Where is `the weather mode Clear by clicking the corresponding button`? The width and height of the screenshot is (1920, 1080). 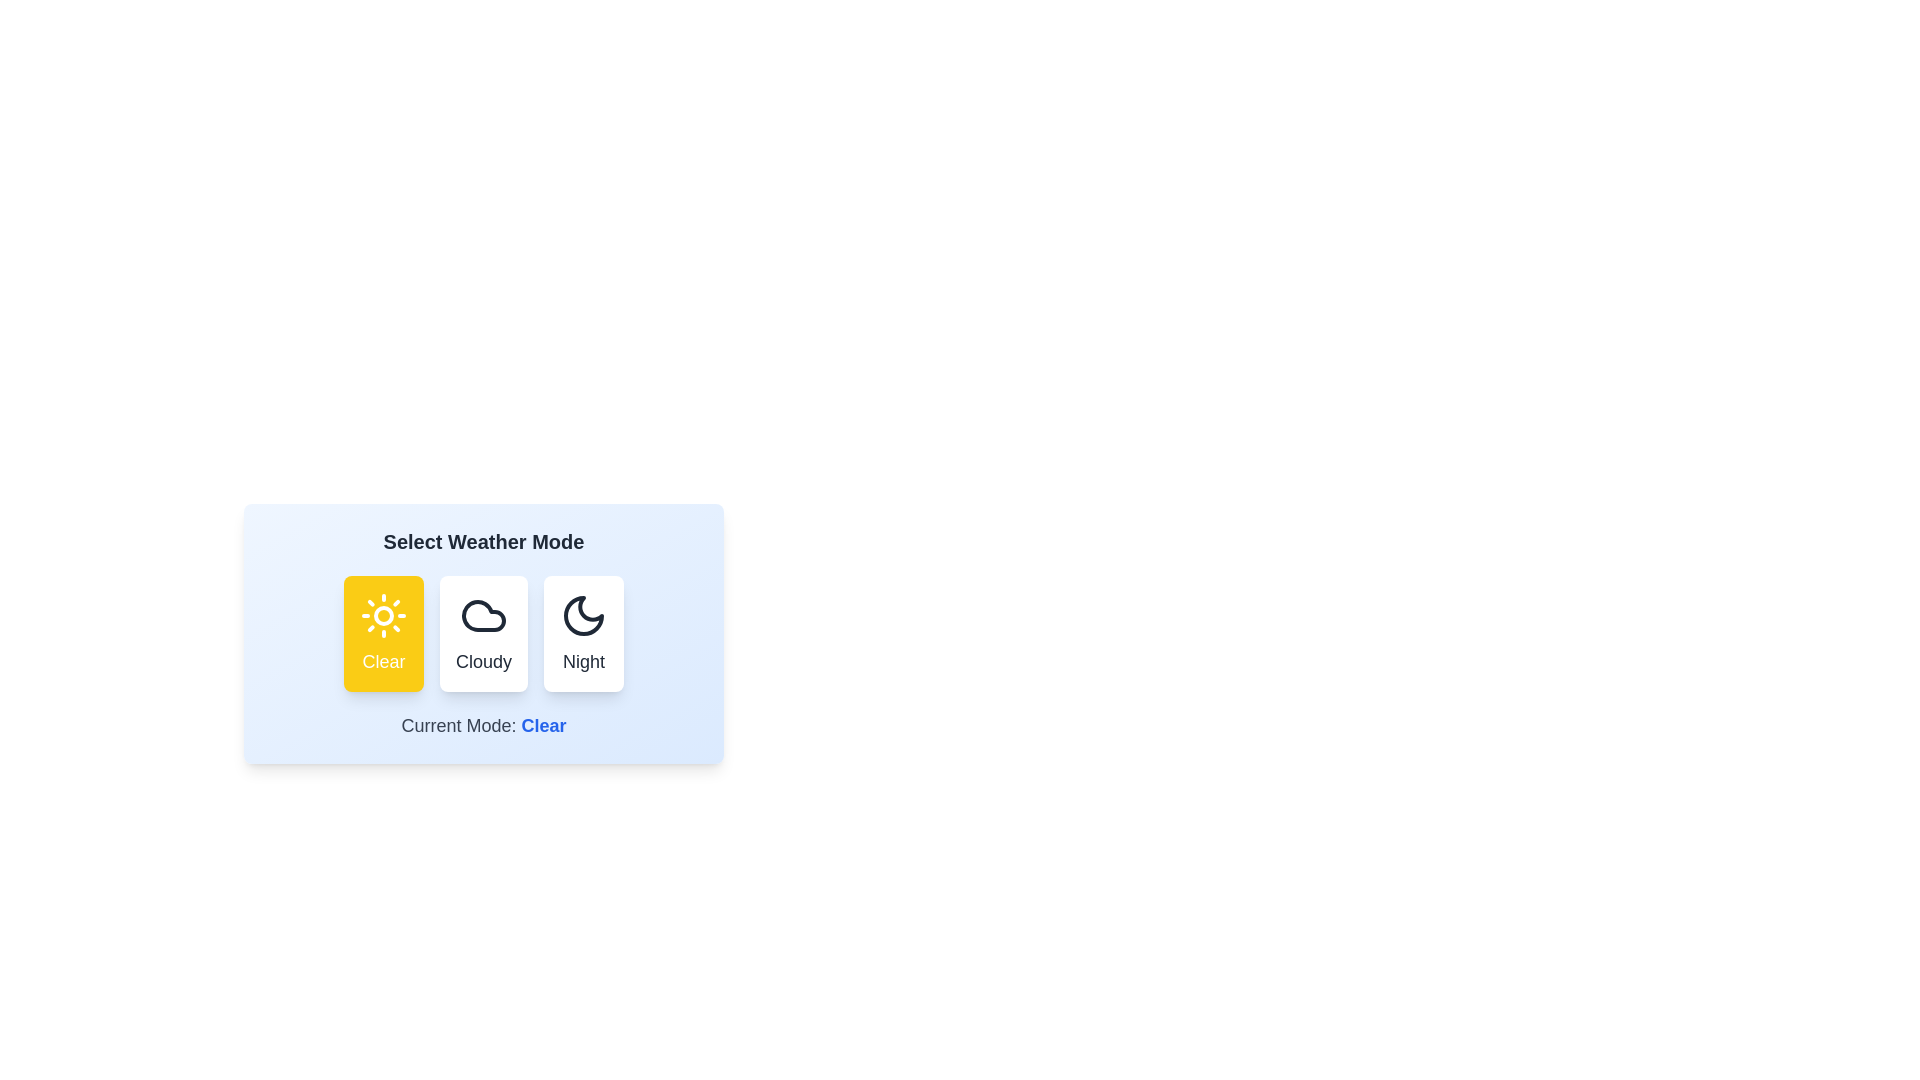 the weather mode Clear by clicking the corresponding button is located at coordinates (384, 633).